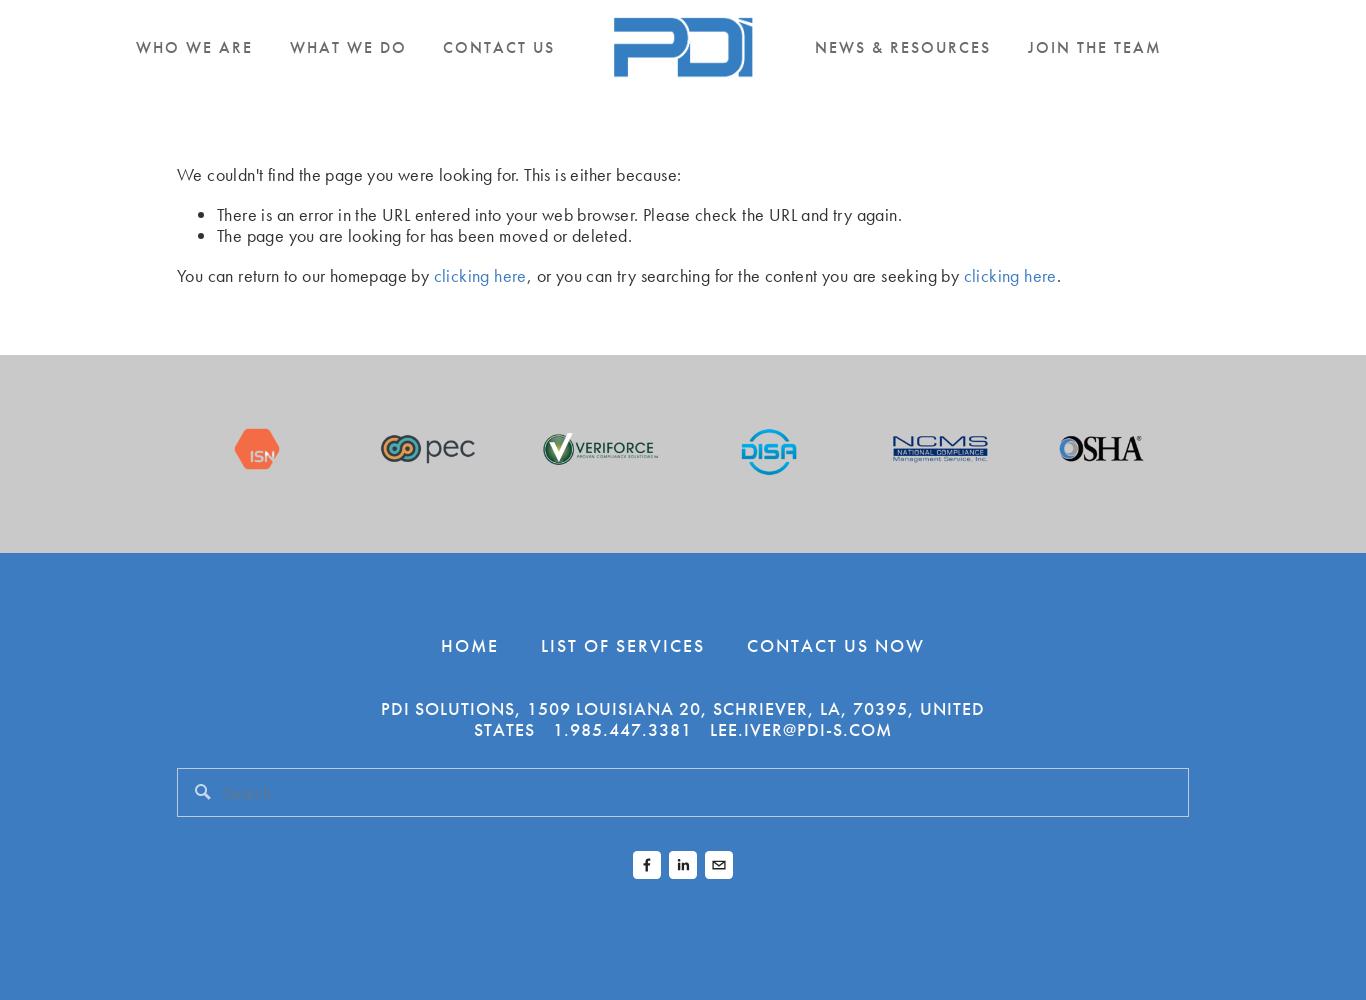  I want to click on 'CONTACT US NOW', so click(834, 644).